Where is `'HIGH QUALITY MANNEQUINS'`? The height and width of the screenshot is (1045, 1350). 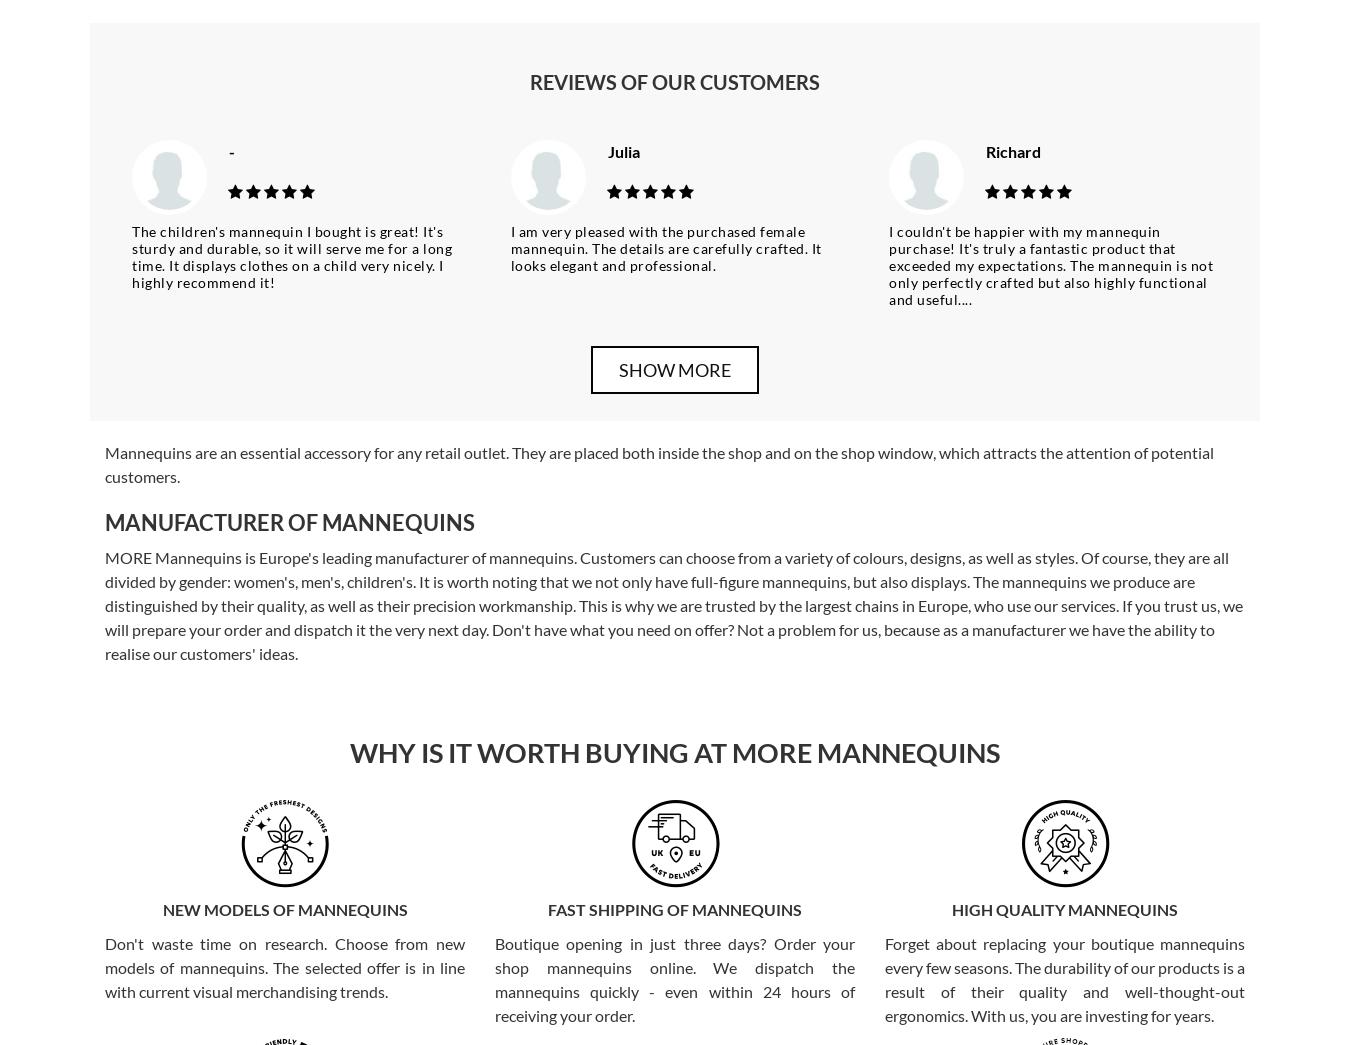
'HIGH QUALITY MANNEQUINS' is located at coordinates (1065, 909).